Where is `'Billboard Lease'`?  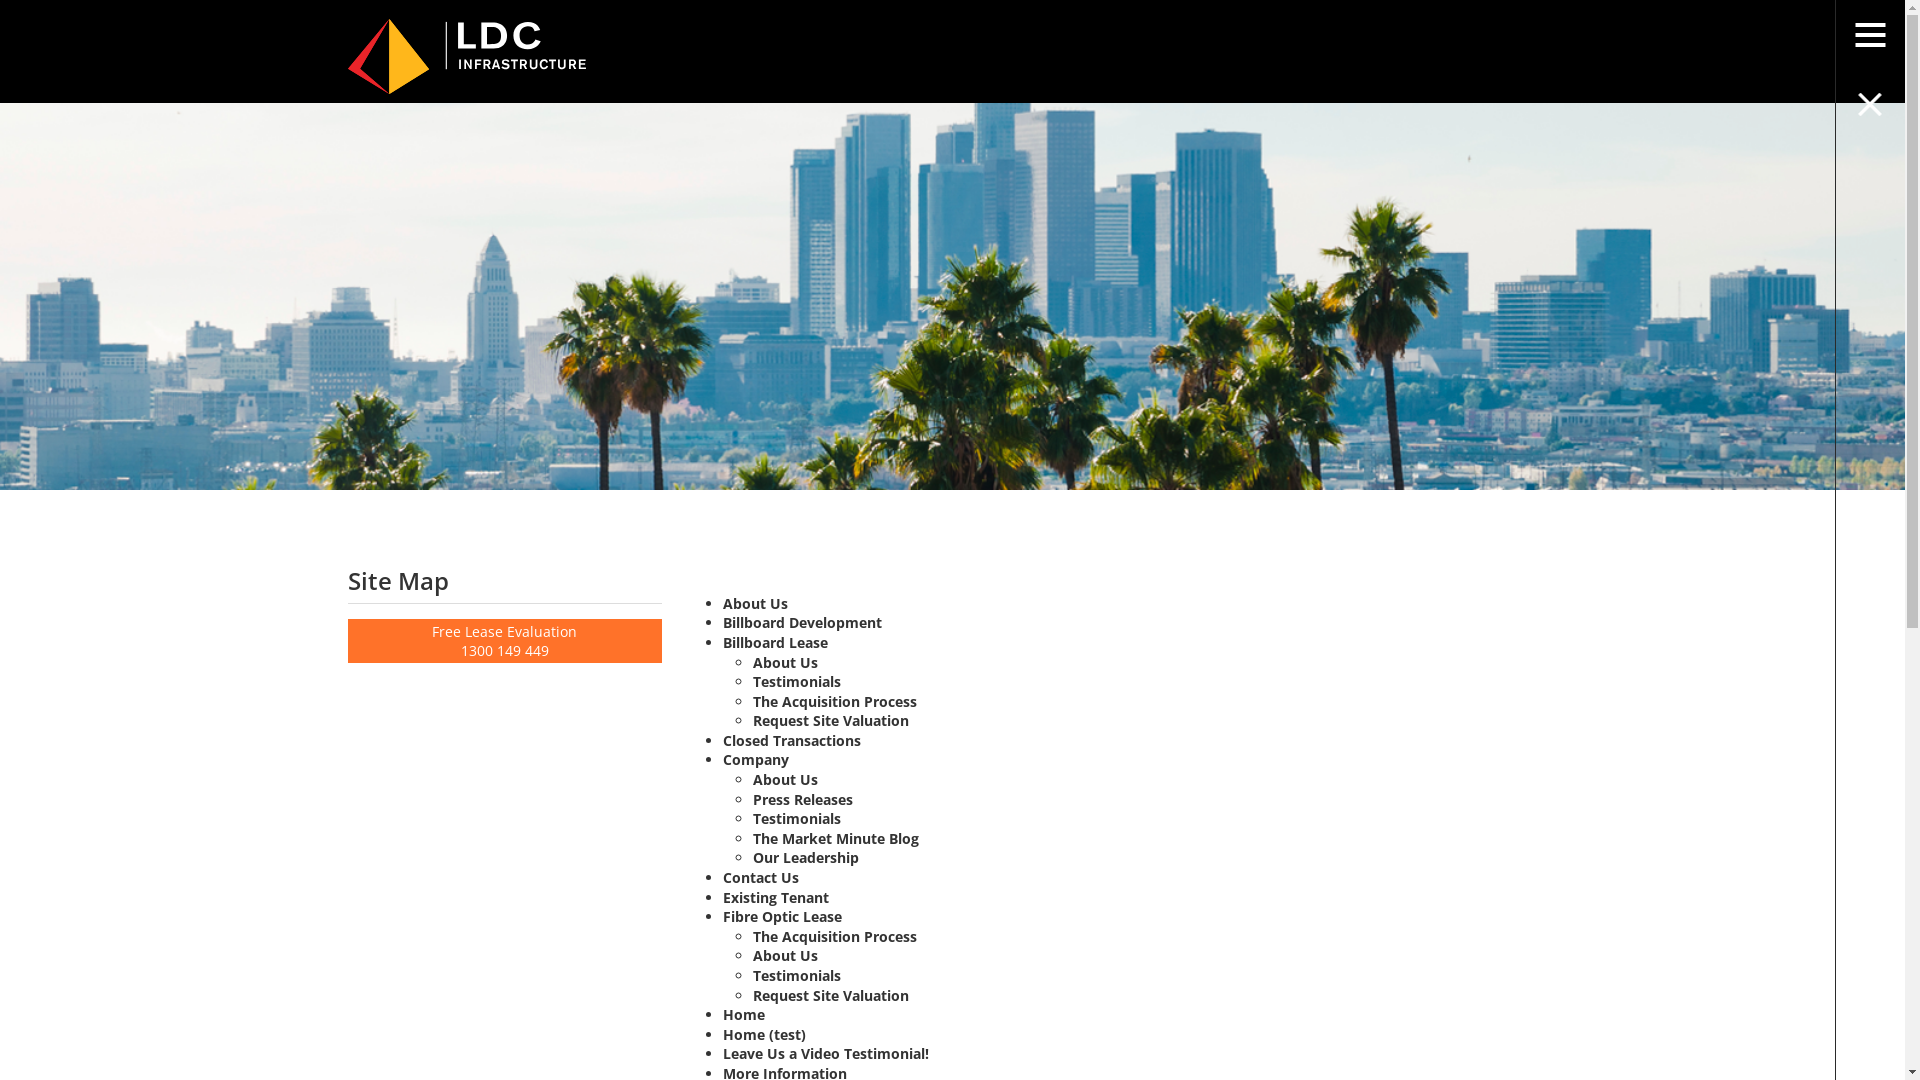 'Billboard Lease' is located at coordinates (774, 642).